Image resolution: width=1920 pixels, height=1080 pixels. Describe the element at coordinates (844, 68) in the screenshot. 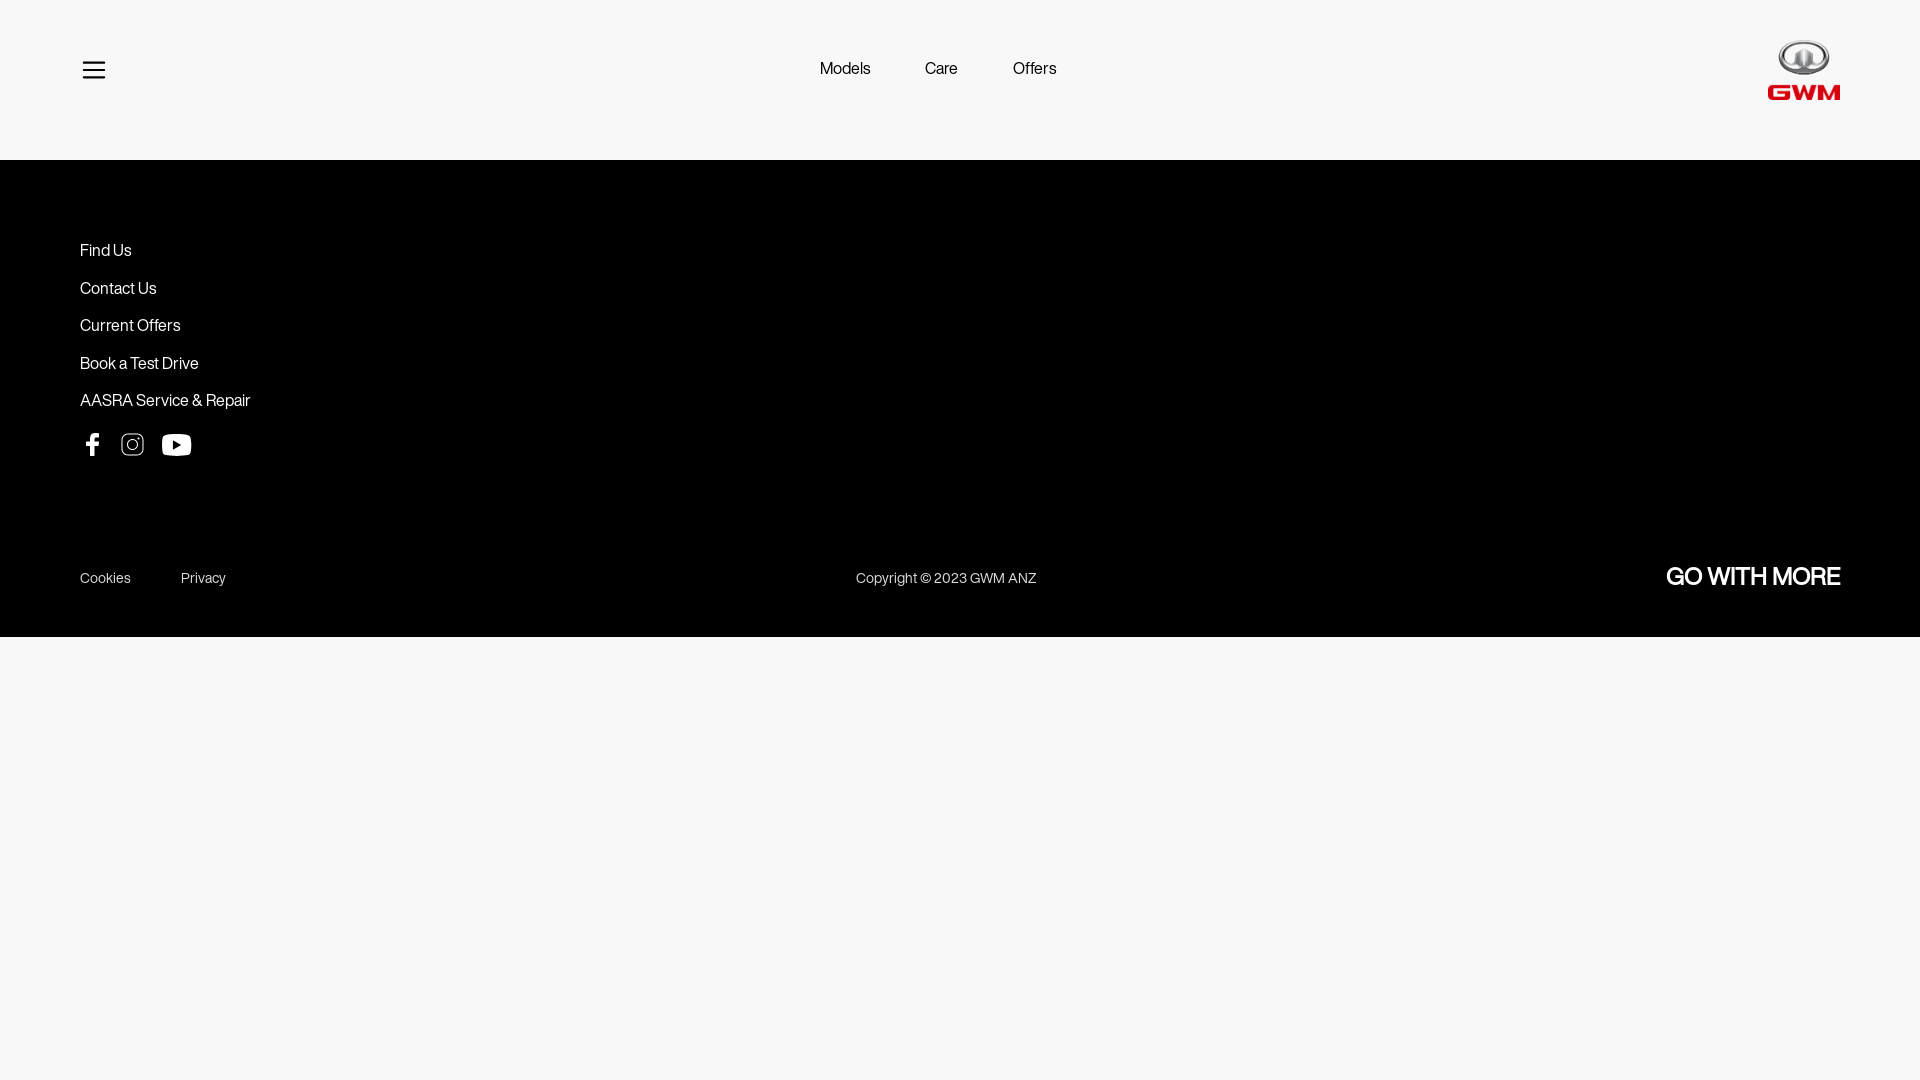

I see `'Models'` at that location.